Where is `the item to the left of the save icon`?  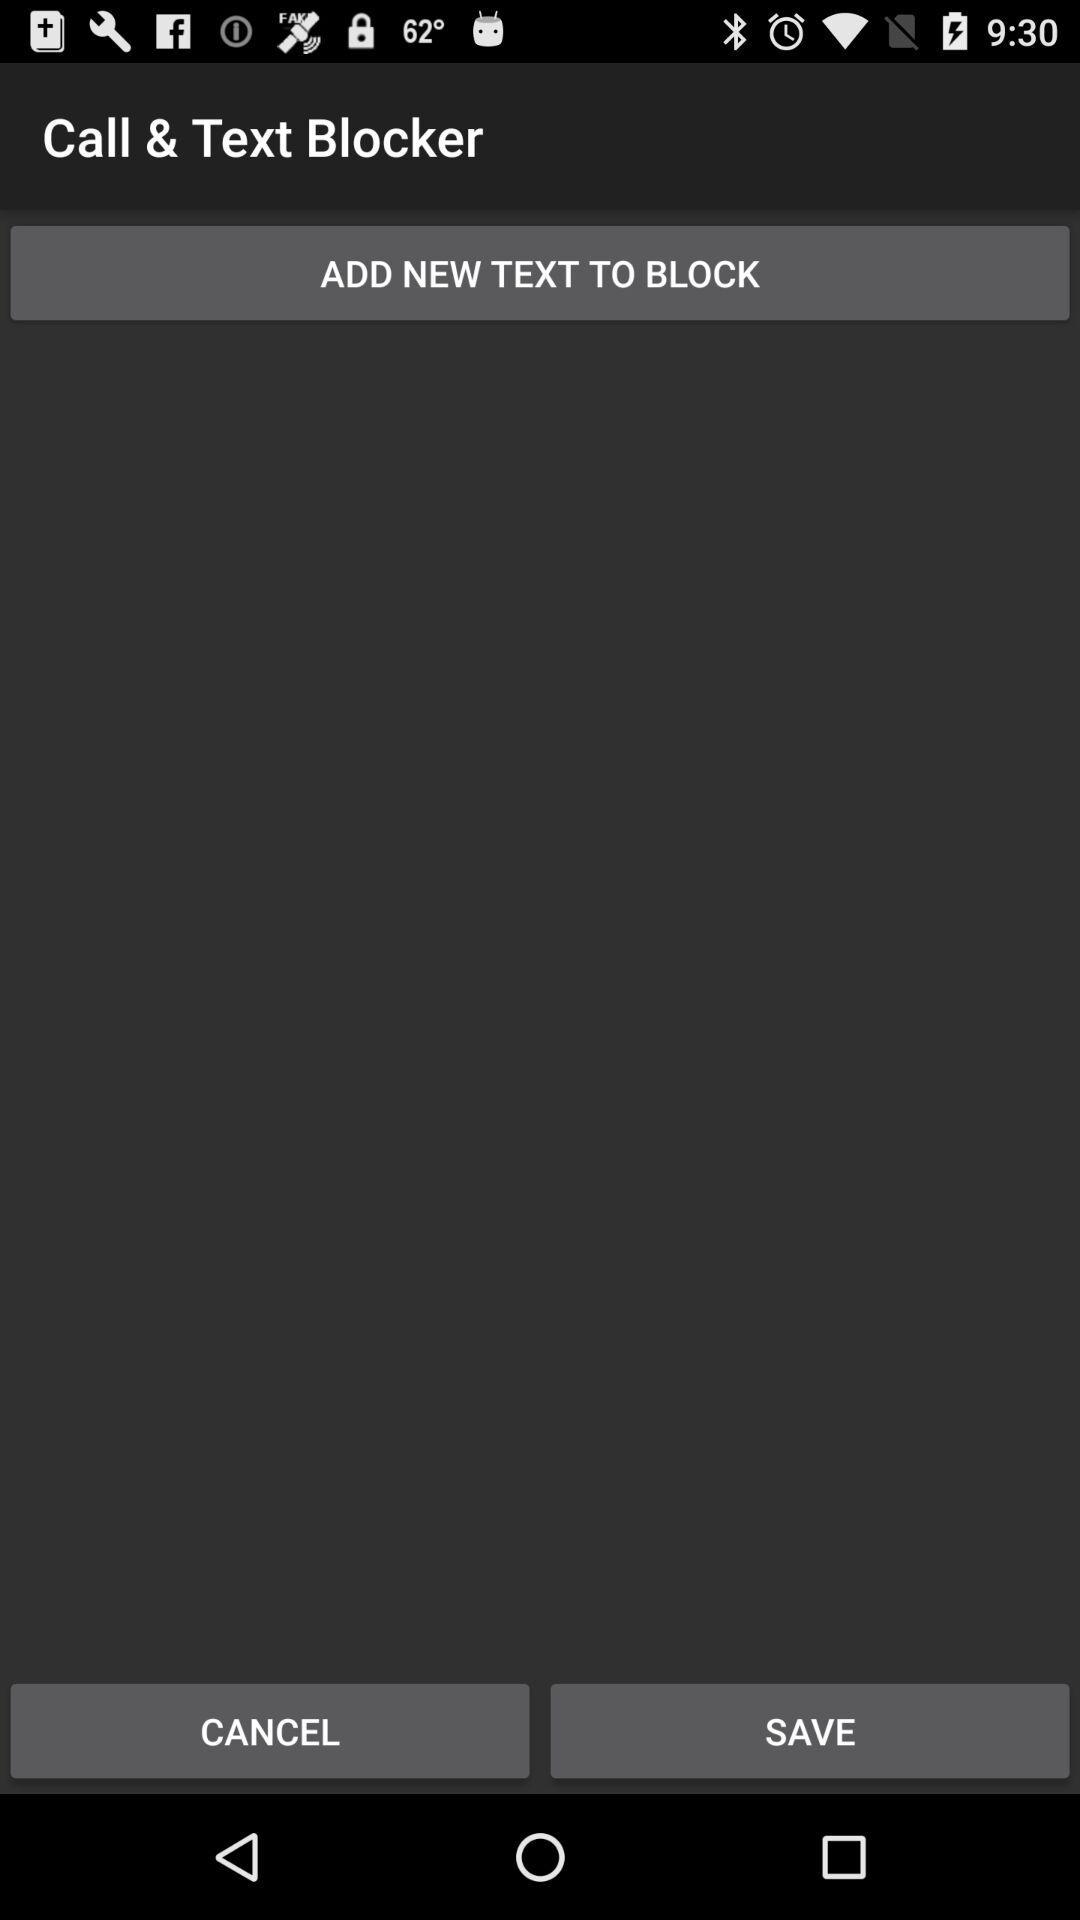
the item to the left of the save icon is located at coordinates (270, 1730).